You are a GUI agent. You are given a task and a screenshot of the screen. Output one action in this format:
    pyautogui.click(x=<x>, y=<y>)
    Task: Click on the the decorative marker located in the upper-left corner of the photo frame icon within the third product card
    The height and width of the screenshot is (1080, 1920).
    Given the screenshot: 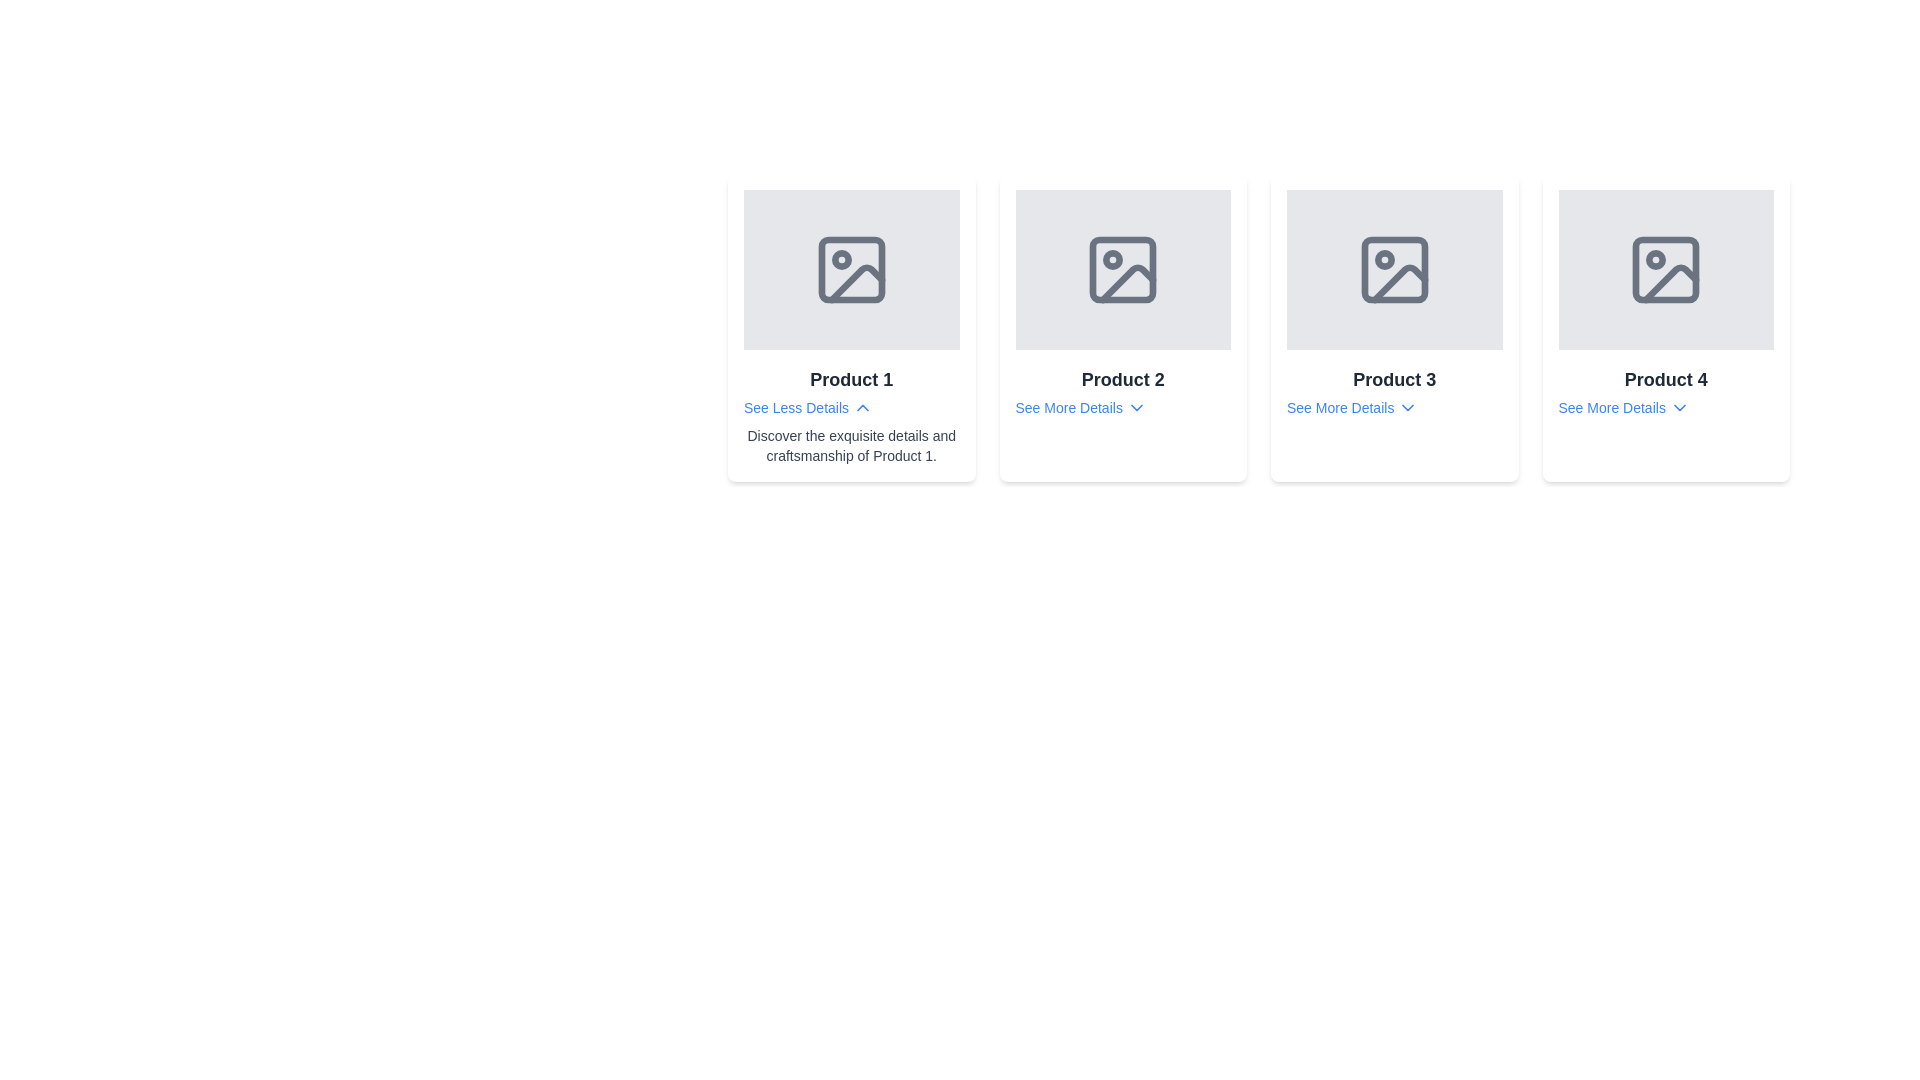 What is the action you would take?
    pyautogui.click(x=1383, y=258)
    